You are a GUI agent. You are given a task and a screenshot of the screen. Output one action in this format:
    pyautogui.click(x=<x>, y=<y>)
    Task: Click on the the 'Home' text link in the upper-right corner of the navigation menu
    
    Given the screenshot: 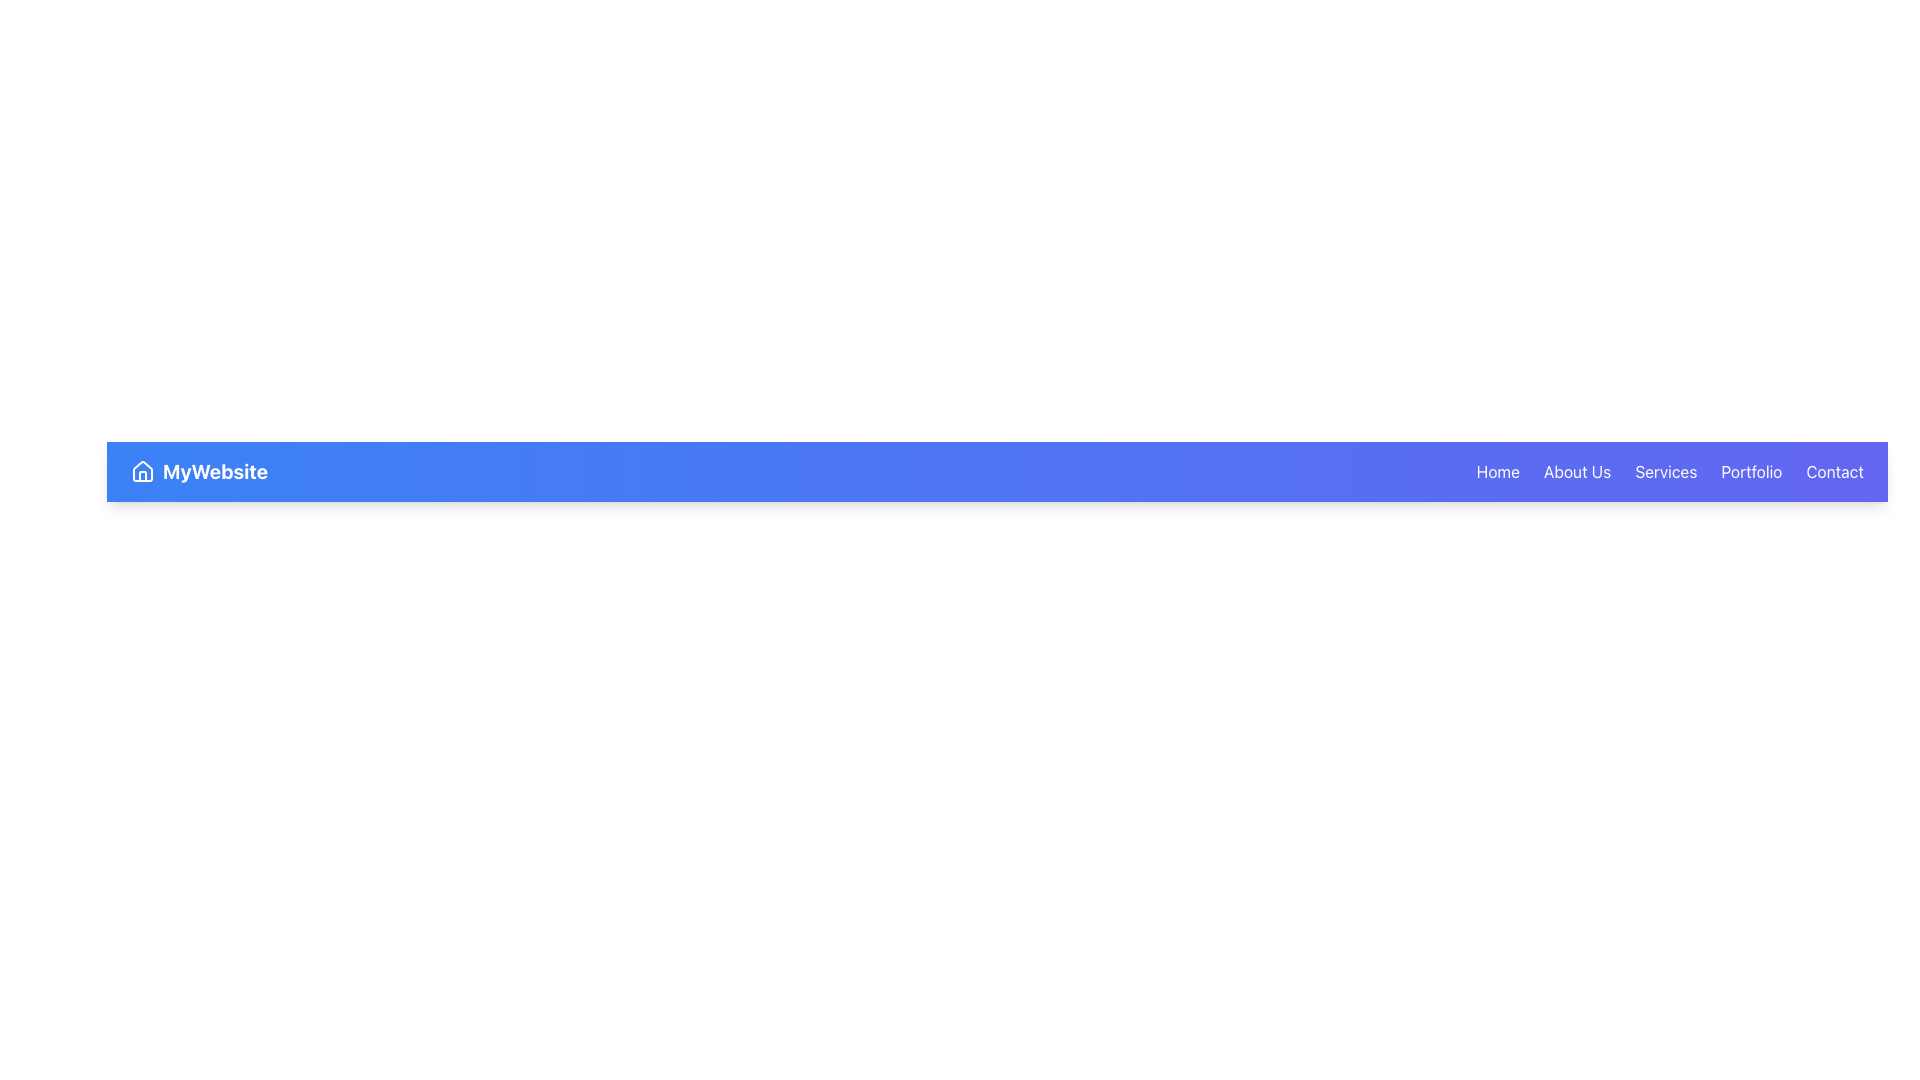 What is the action you would take?
    pyautogui.click(x=1498, y=471)
    